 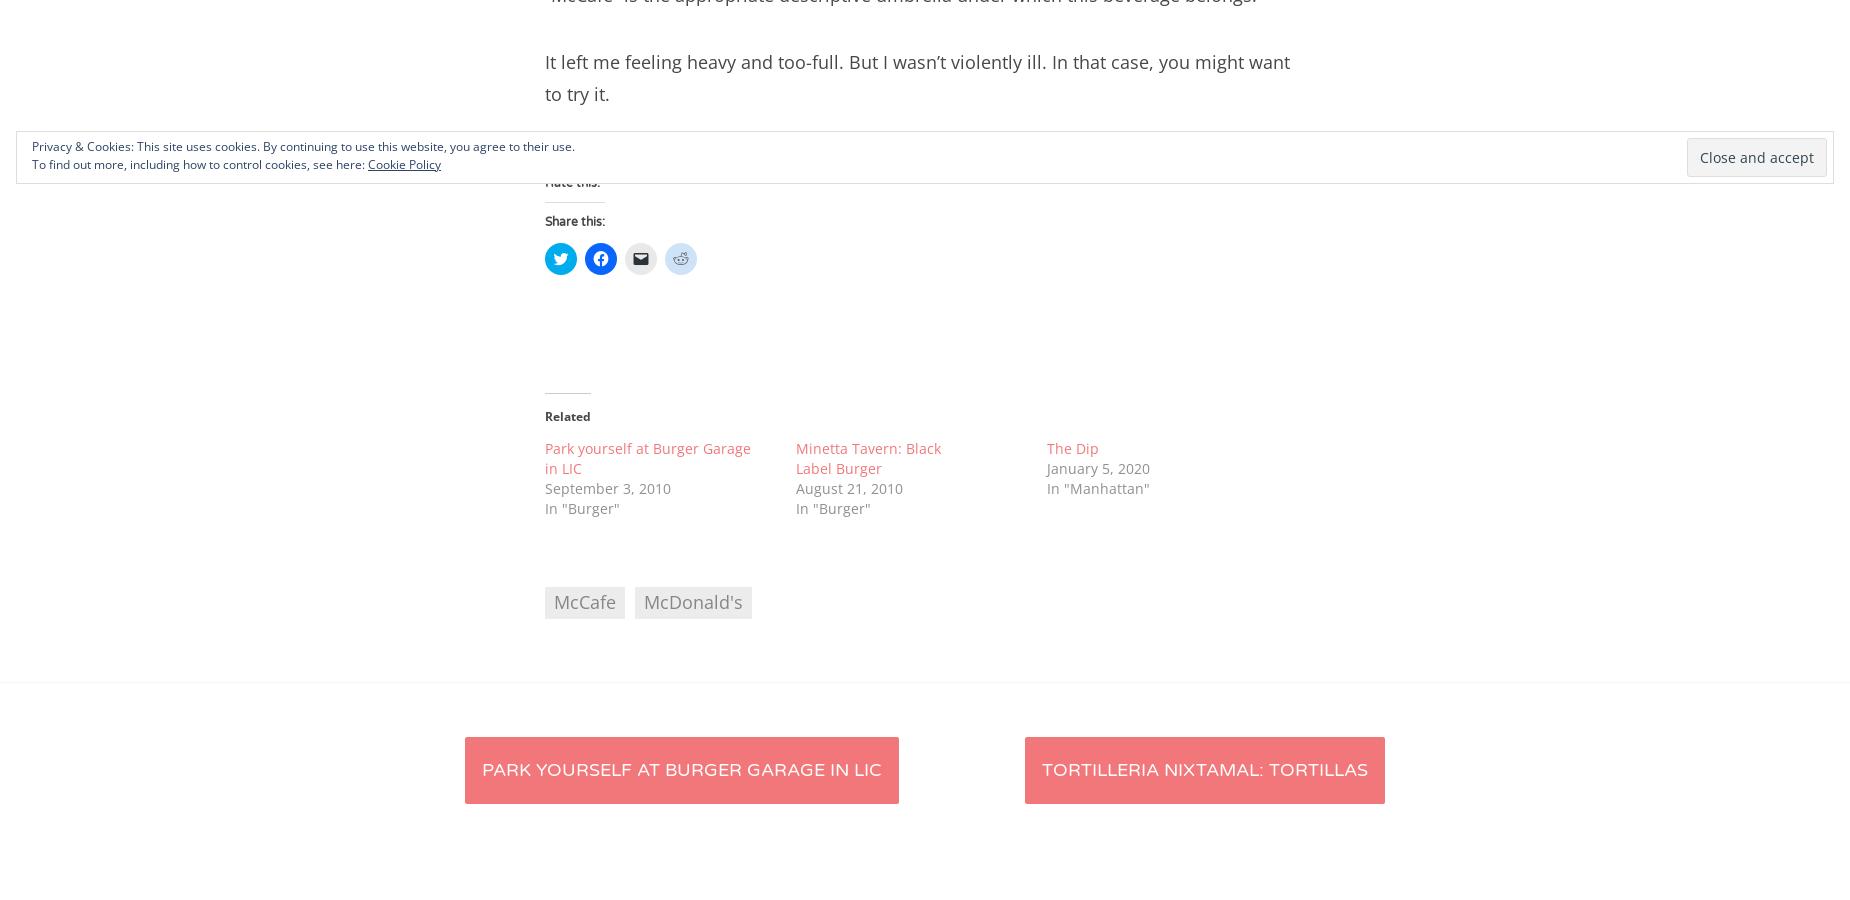 I want to click on 'McCafe', so click(x=584, y=602).